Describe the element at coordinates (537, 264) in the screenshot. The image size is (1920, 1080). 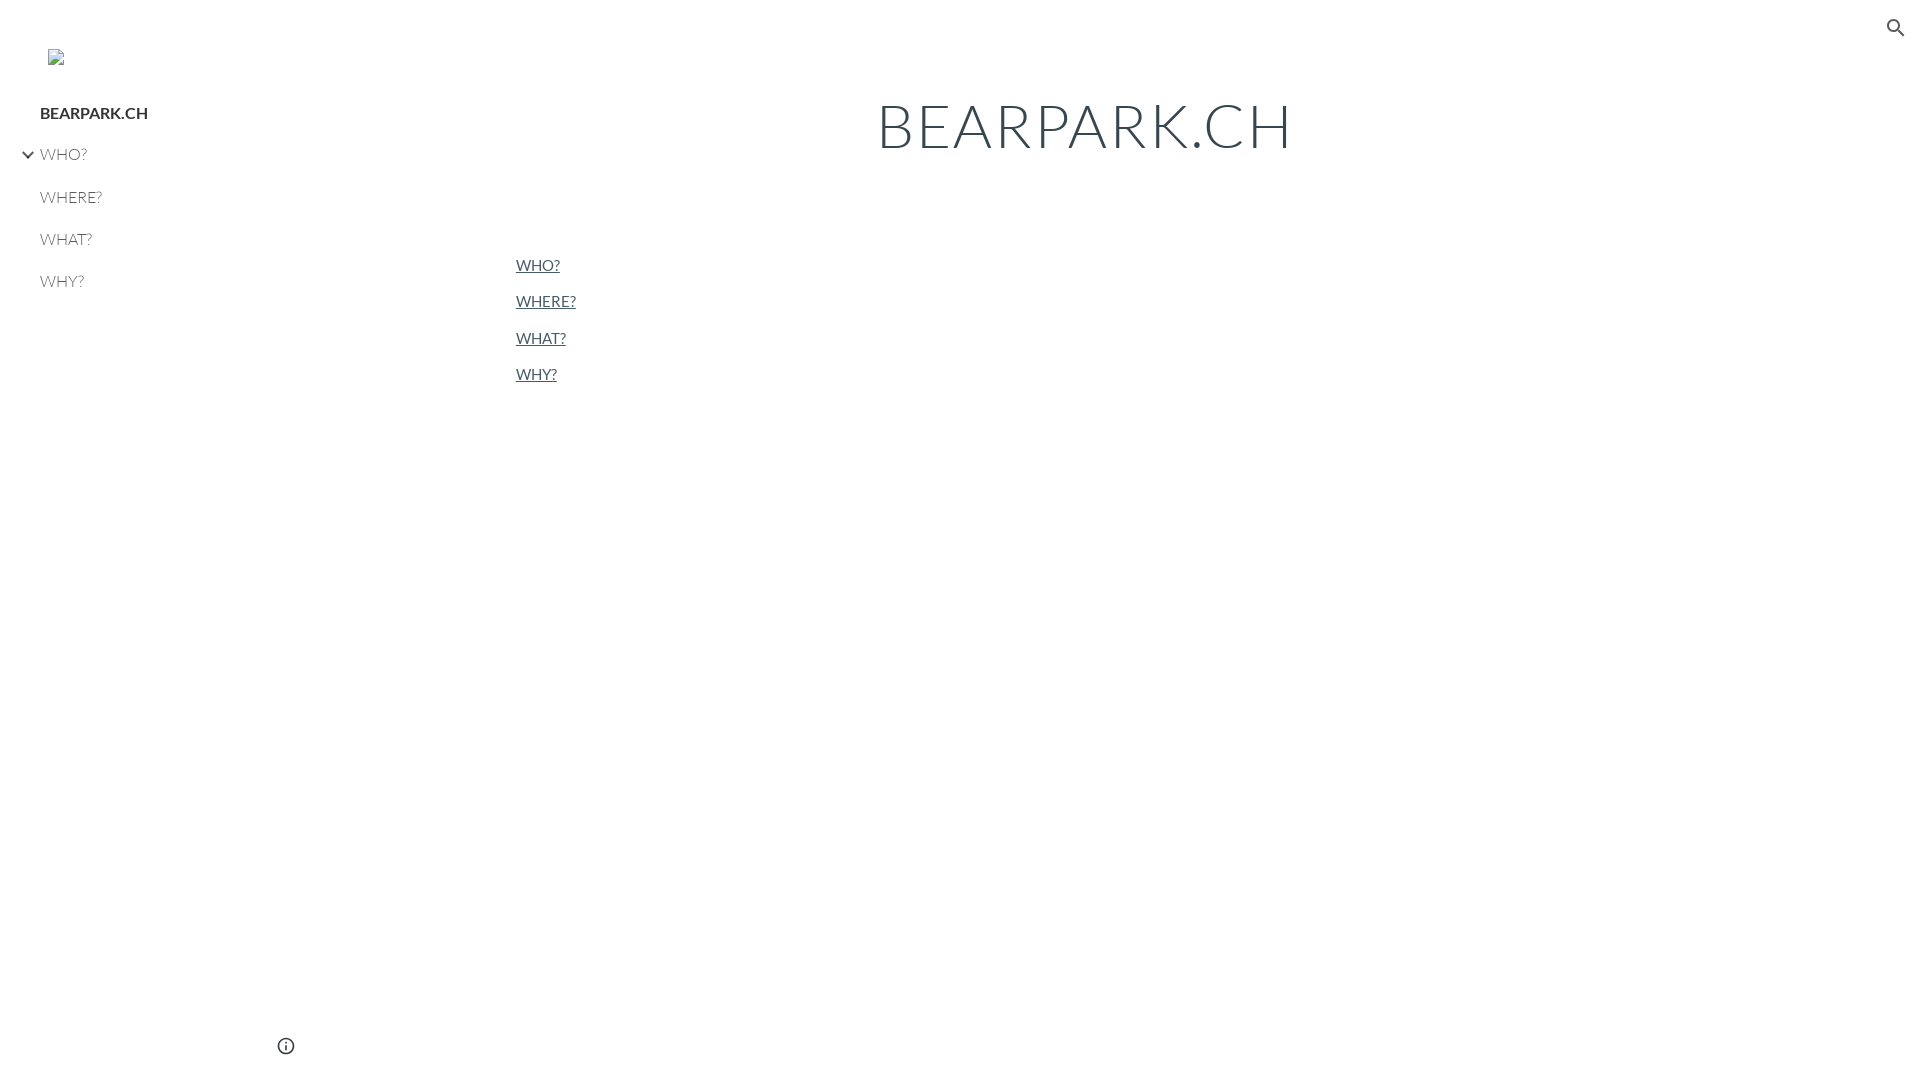
I see `'WHO?'` at that location.